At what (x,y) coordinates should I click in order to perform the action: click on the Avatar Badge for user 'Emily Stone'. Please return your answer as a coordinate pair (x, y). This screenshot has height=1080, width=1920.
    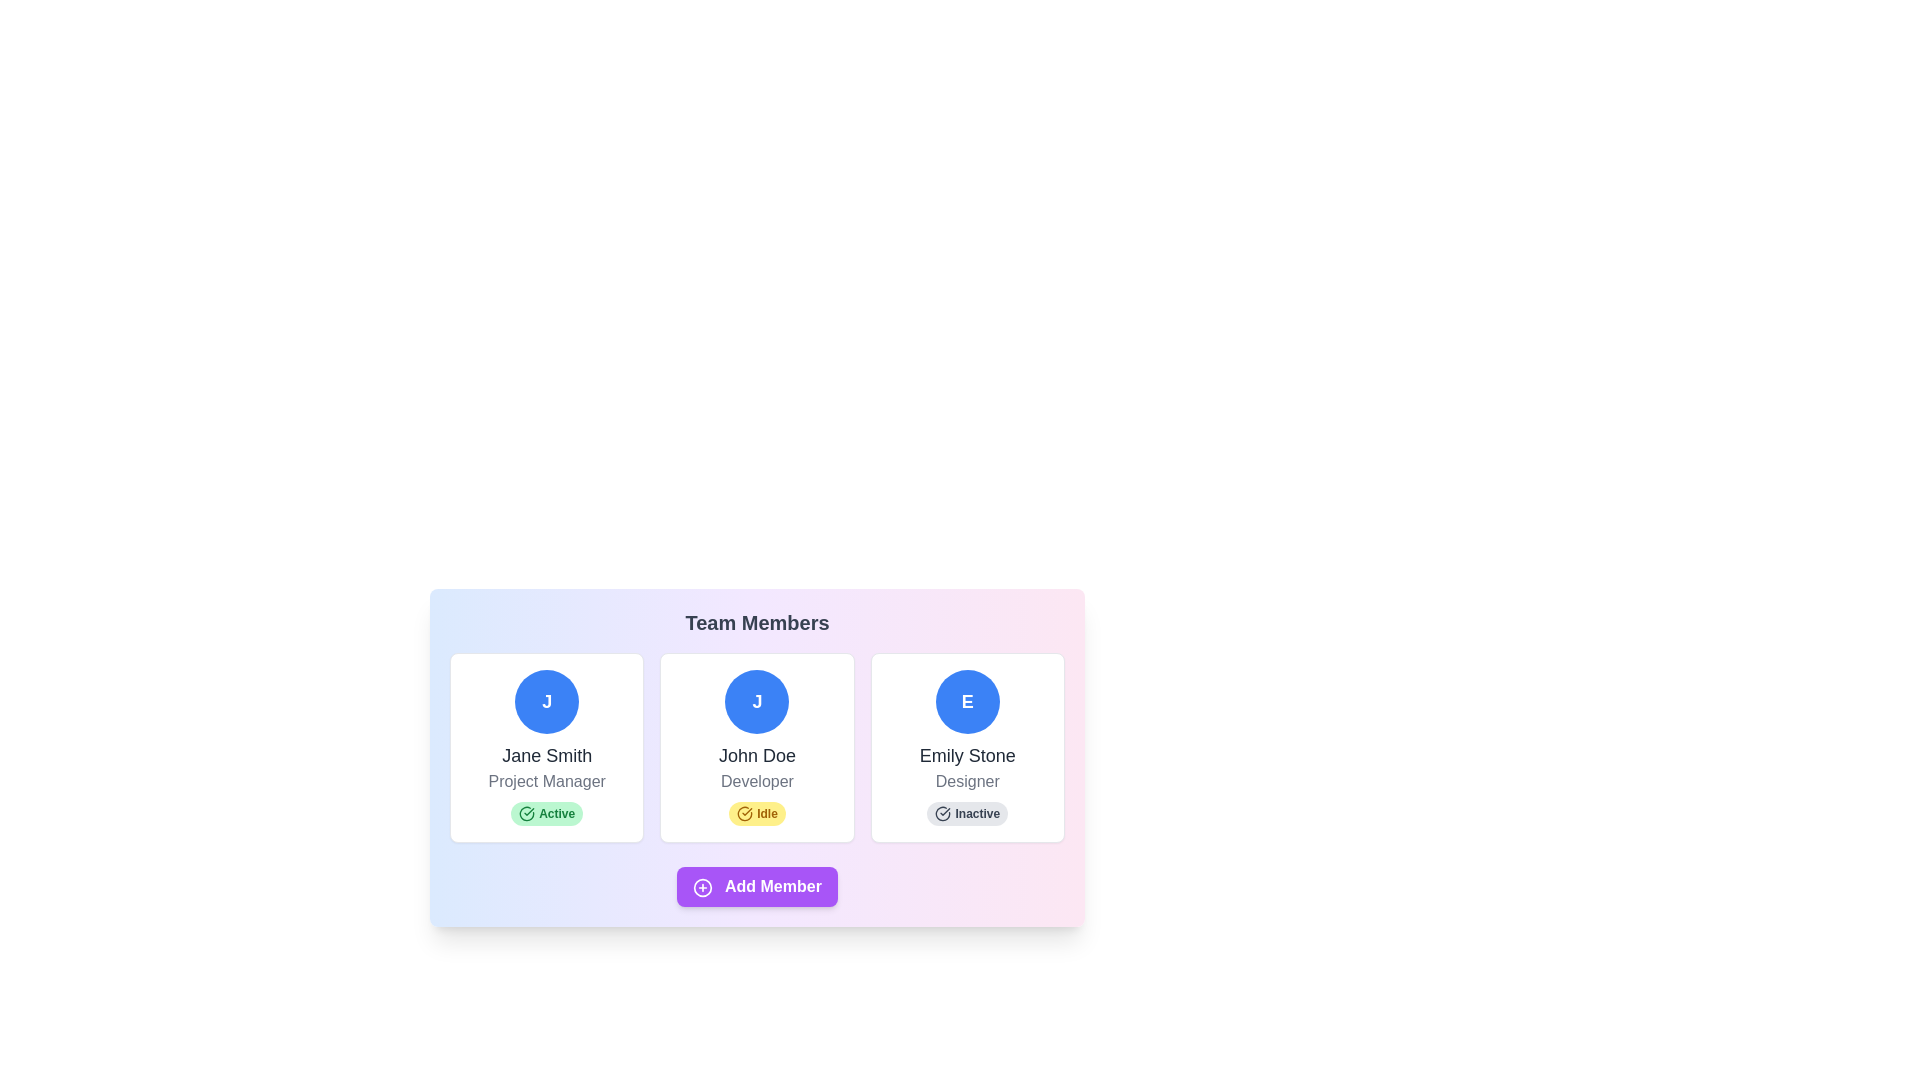
    Looking at the image, I should click on (967, 701).